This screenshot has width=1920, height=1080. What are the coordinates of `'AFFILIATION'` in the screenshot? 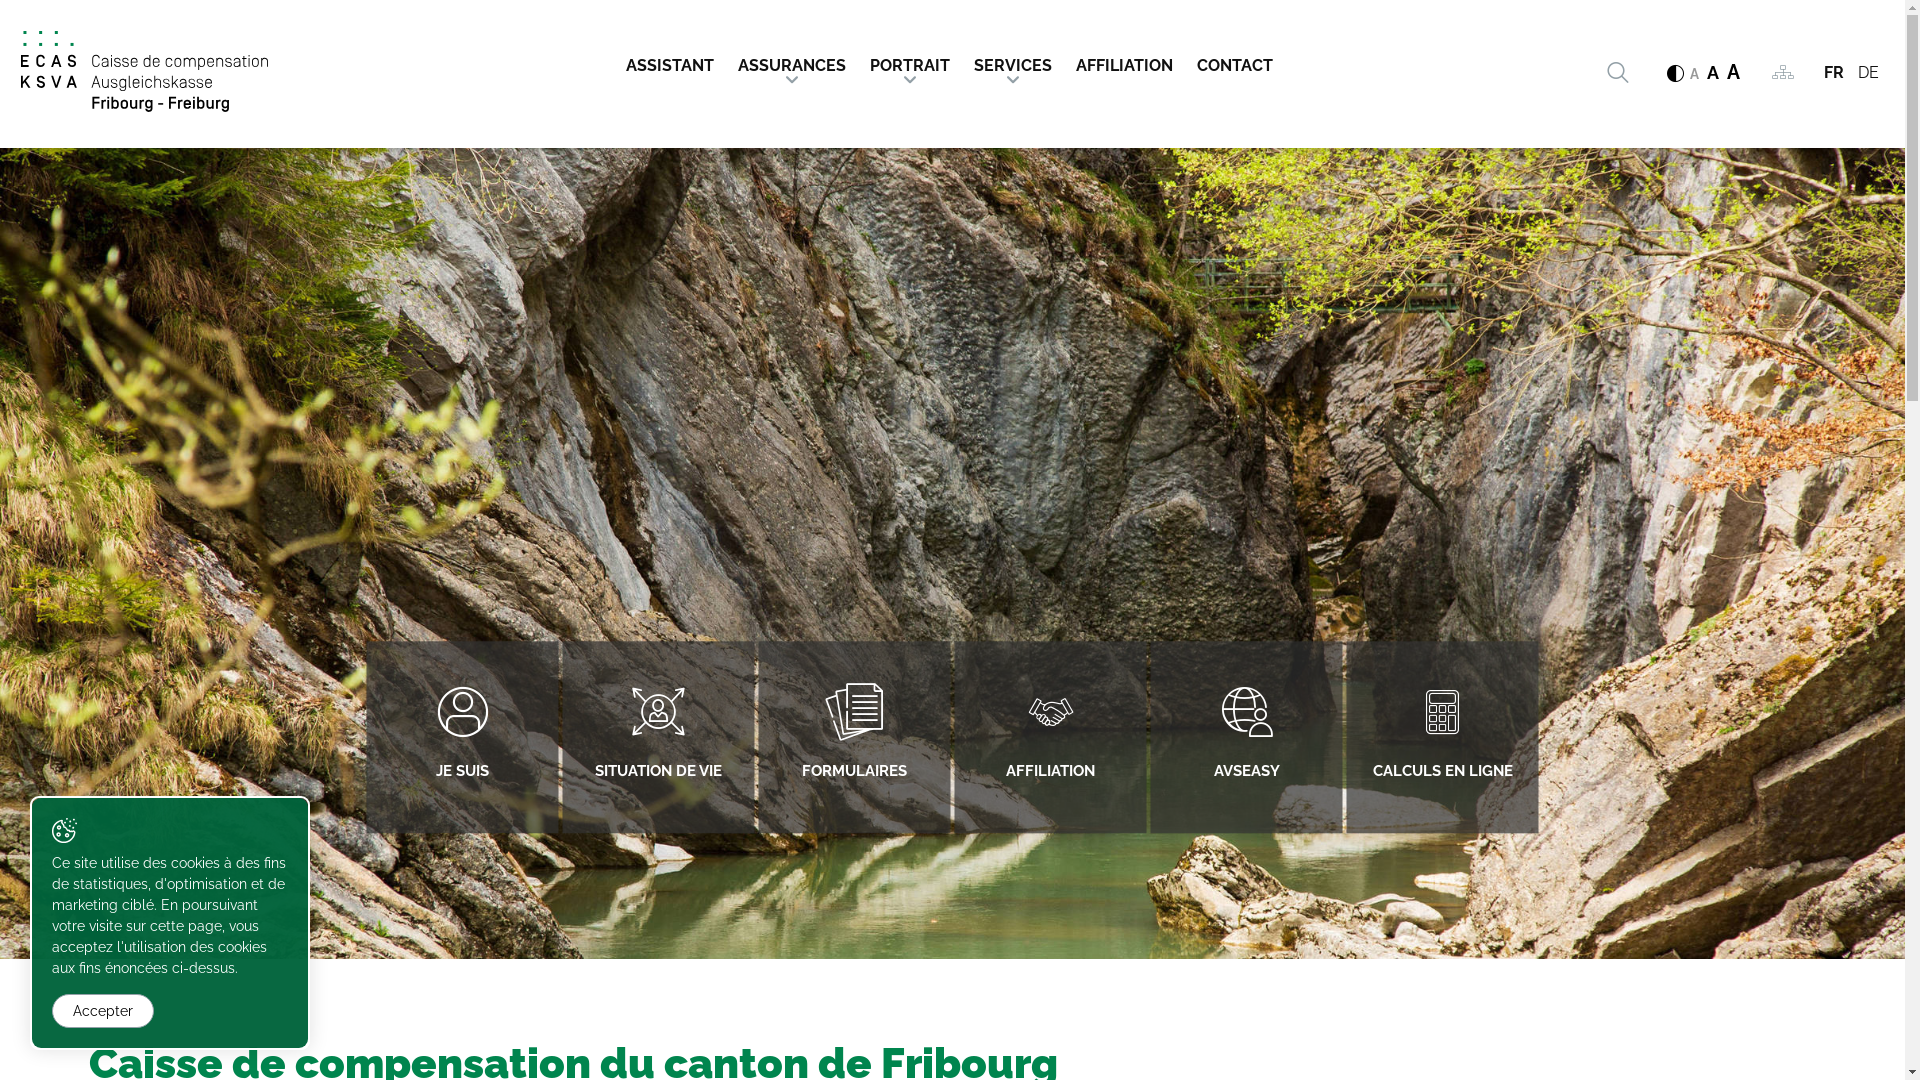 It's located at (1049, 737).